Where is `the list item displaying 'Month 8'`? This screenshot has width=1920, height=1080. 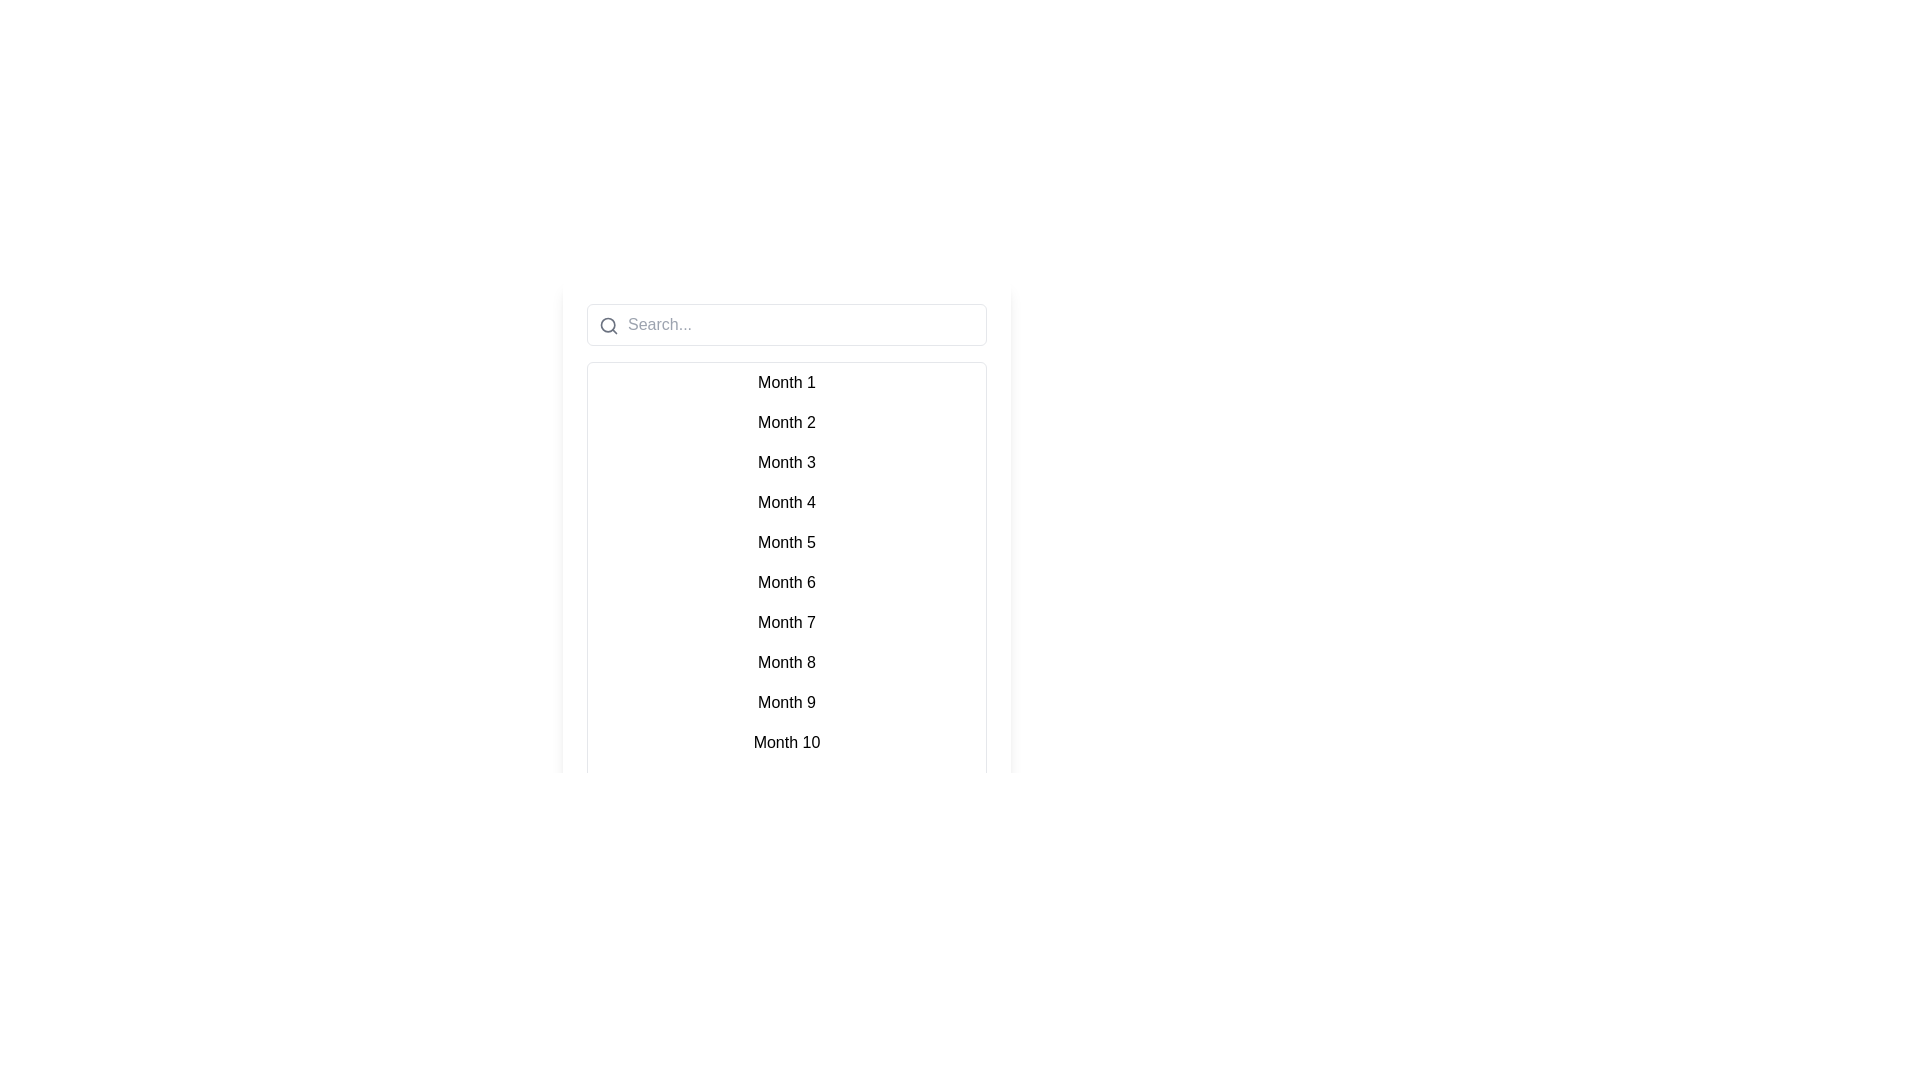 the list item displaying 'Month 8' is located at coordinates (786, 663).